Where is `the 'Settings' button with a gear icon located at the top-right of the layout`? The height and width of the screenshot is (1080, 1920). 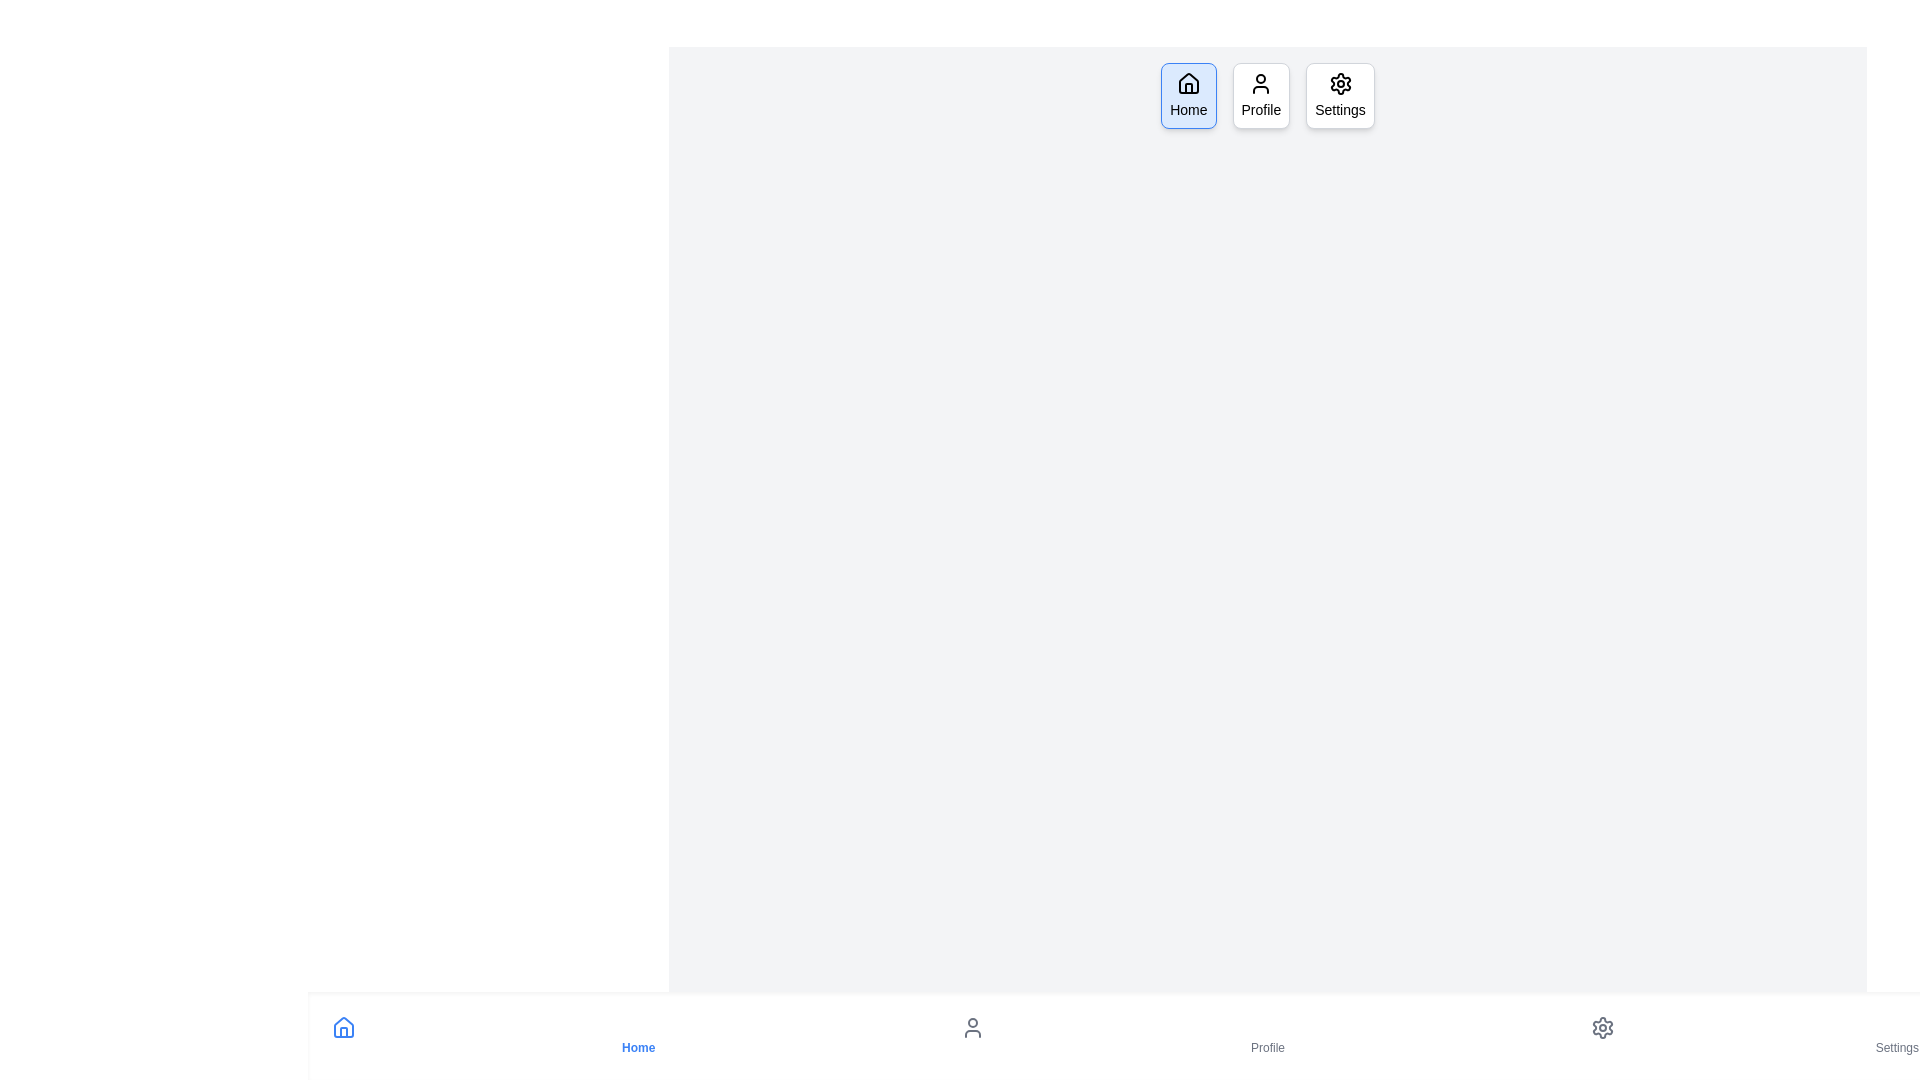
the 'Settings' button with a gear icon located at the top-right of the layout is located at coordinates (1340, 96).